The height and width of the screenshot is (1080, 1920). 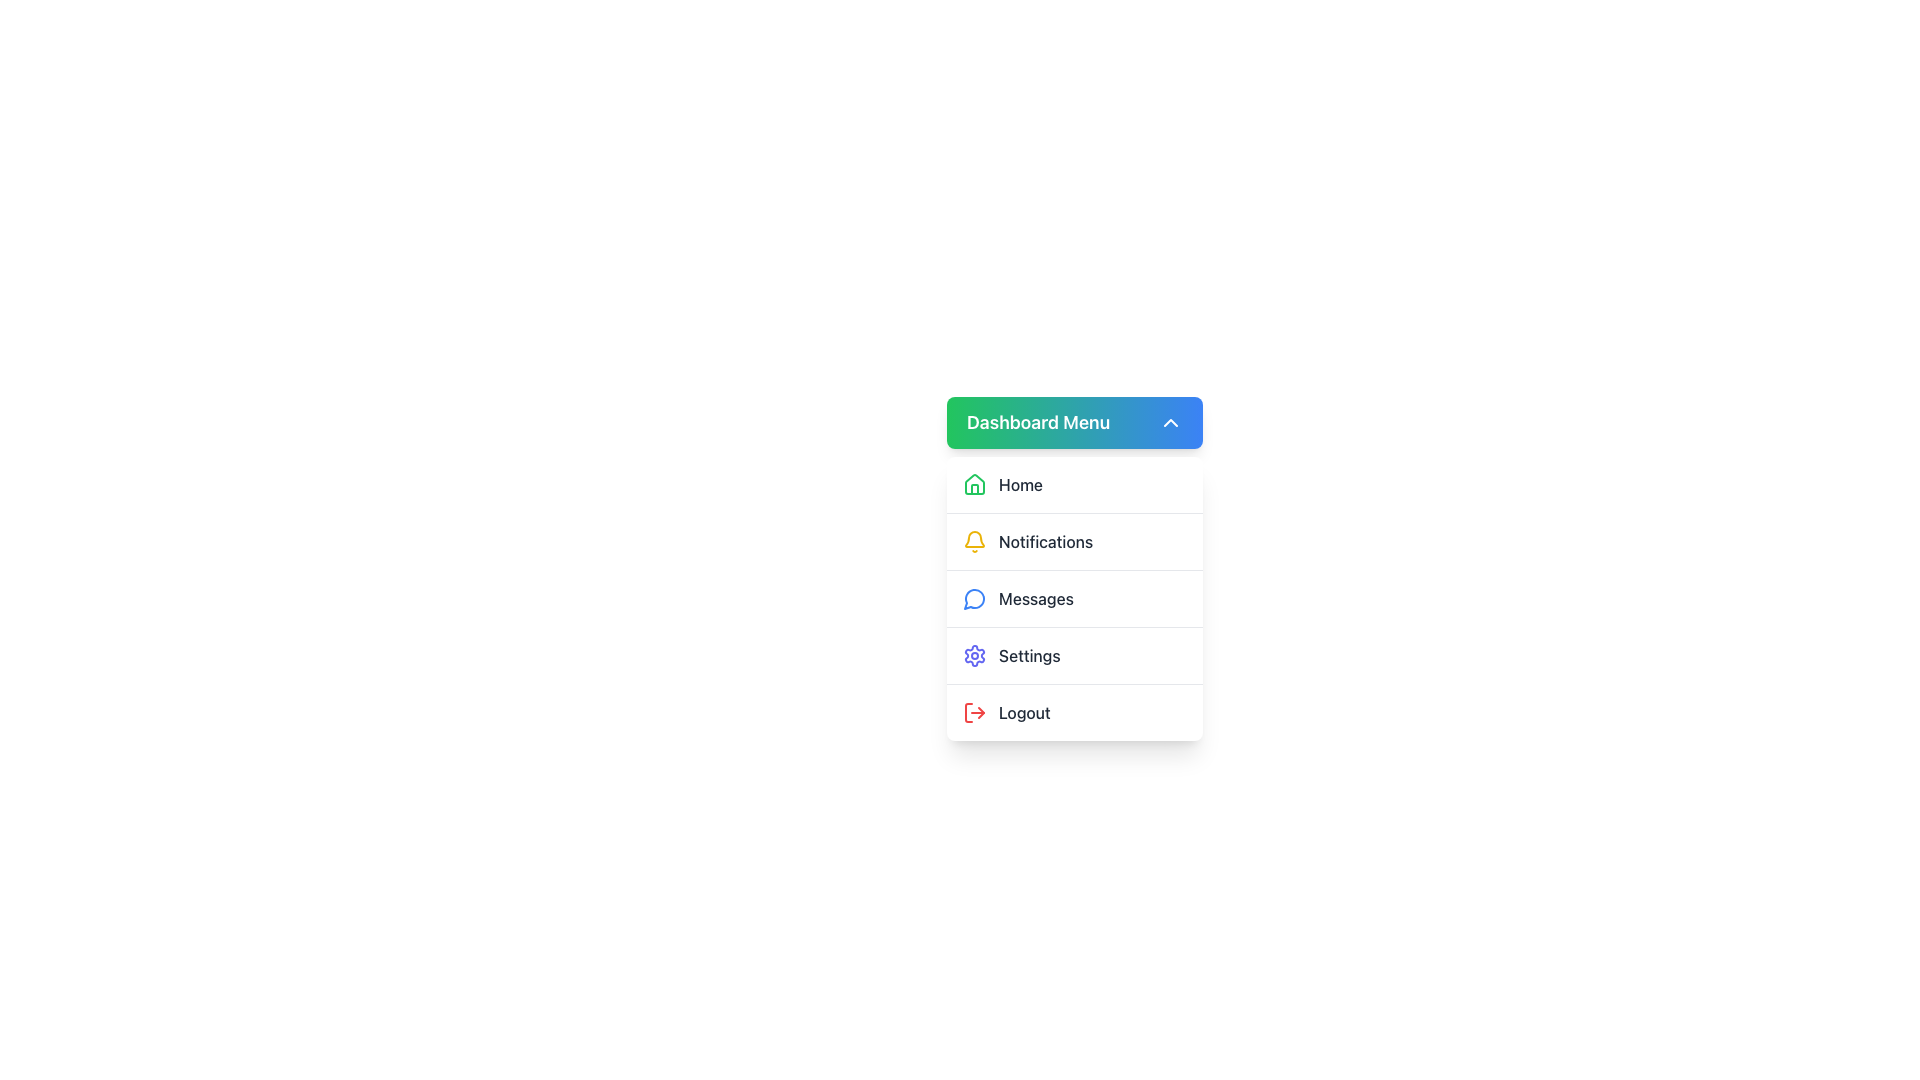 What do you see at coordinates (1036, 597) in the screenshot?
I see `the 'Messages' text label in the navigation menu, which is the third entry below 'Notifications' and above 'Settings', located in the top-right corner of the interface` at bounding box center [1036, 597].